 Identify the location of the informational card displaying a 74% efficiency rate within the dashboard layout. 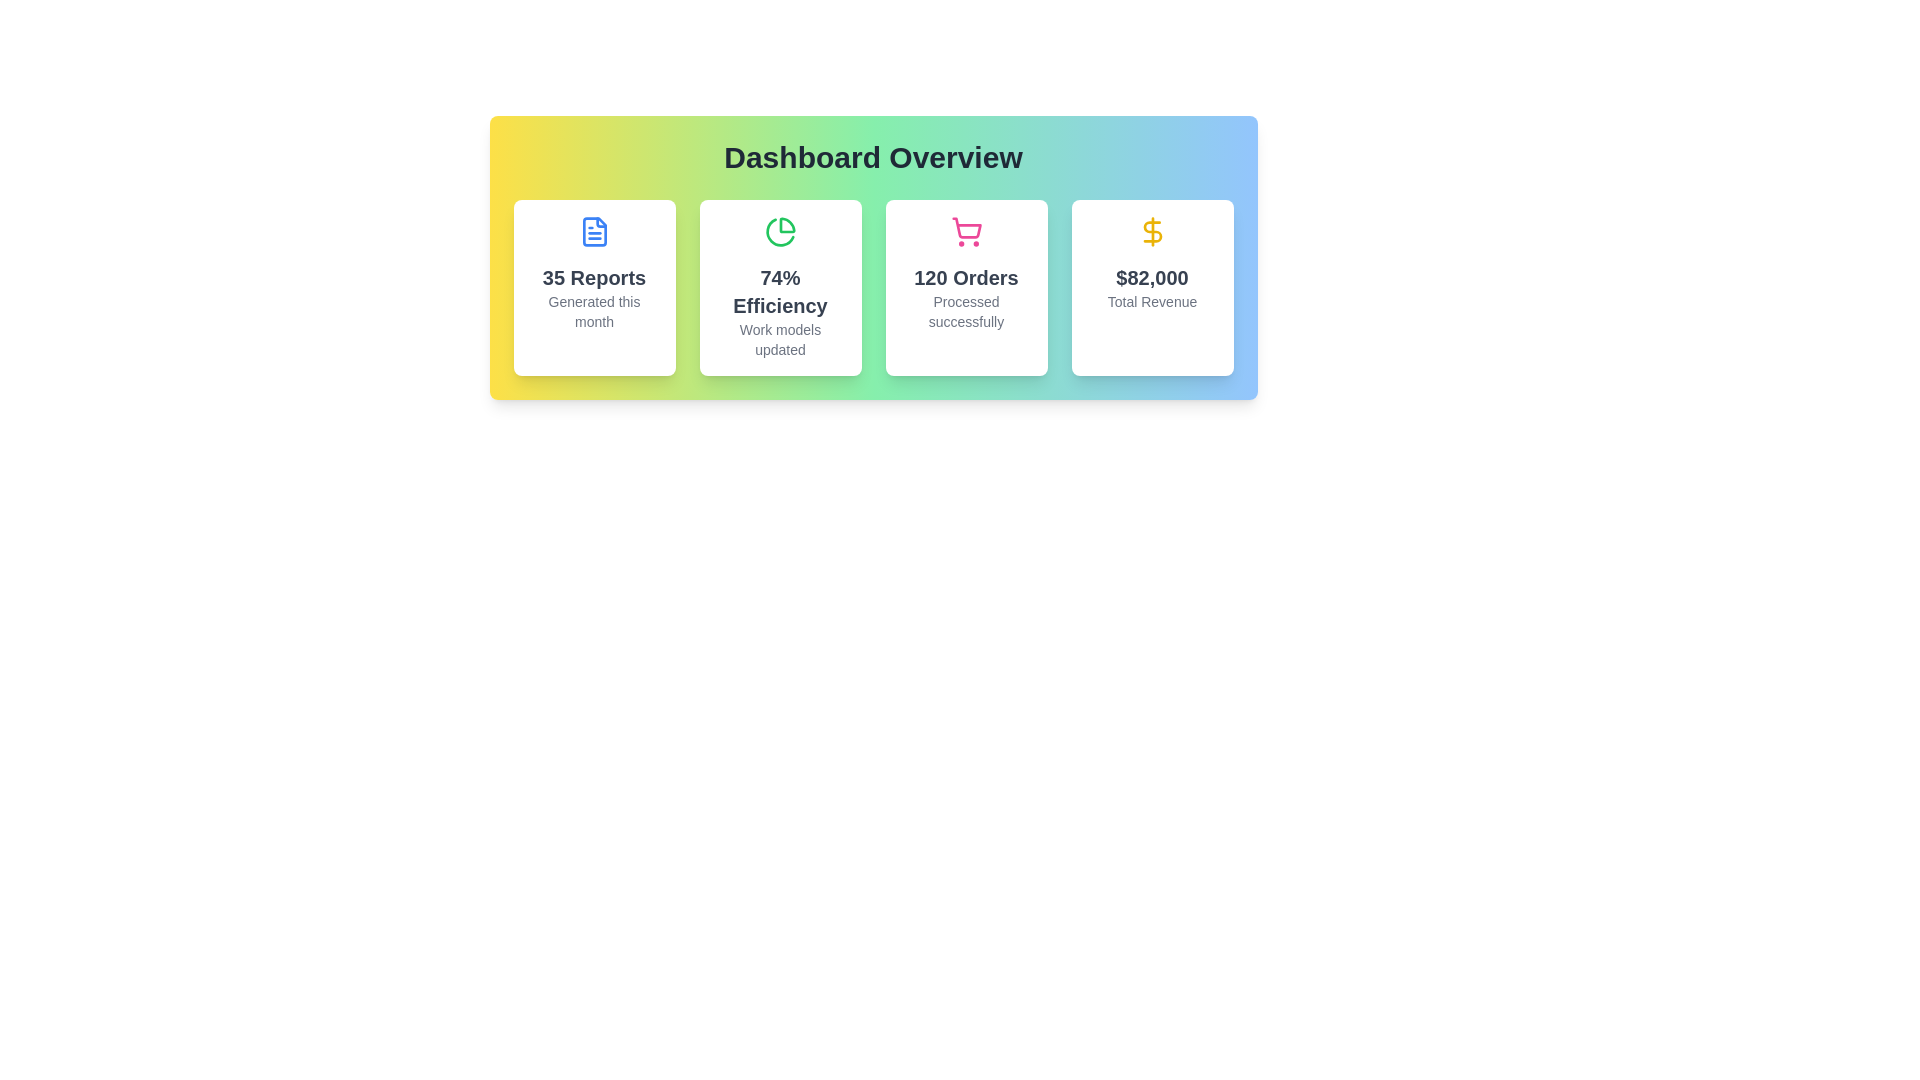
(779, 288).